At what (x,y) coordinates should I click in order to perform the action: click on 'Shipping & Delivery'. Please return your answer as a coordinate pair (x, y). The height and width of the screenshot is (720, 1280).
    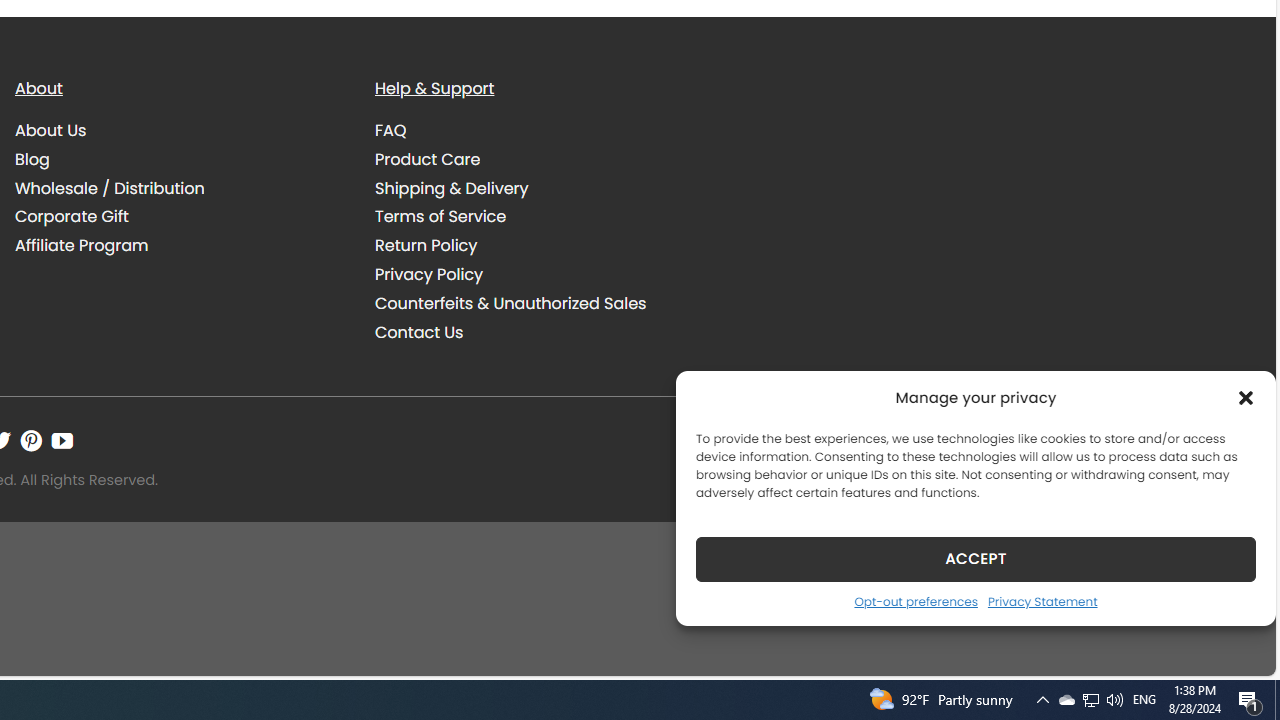
    Looking at the image, I should click on (540, 188).